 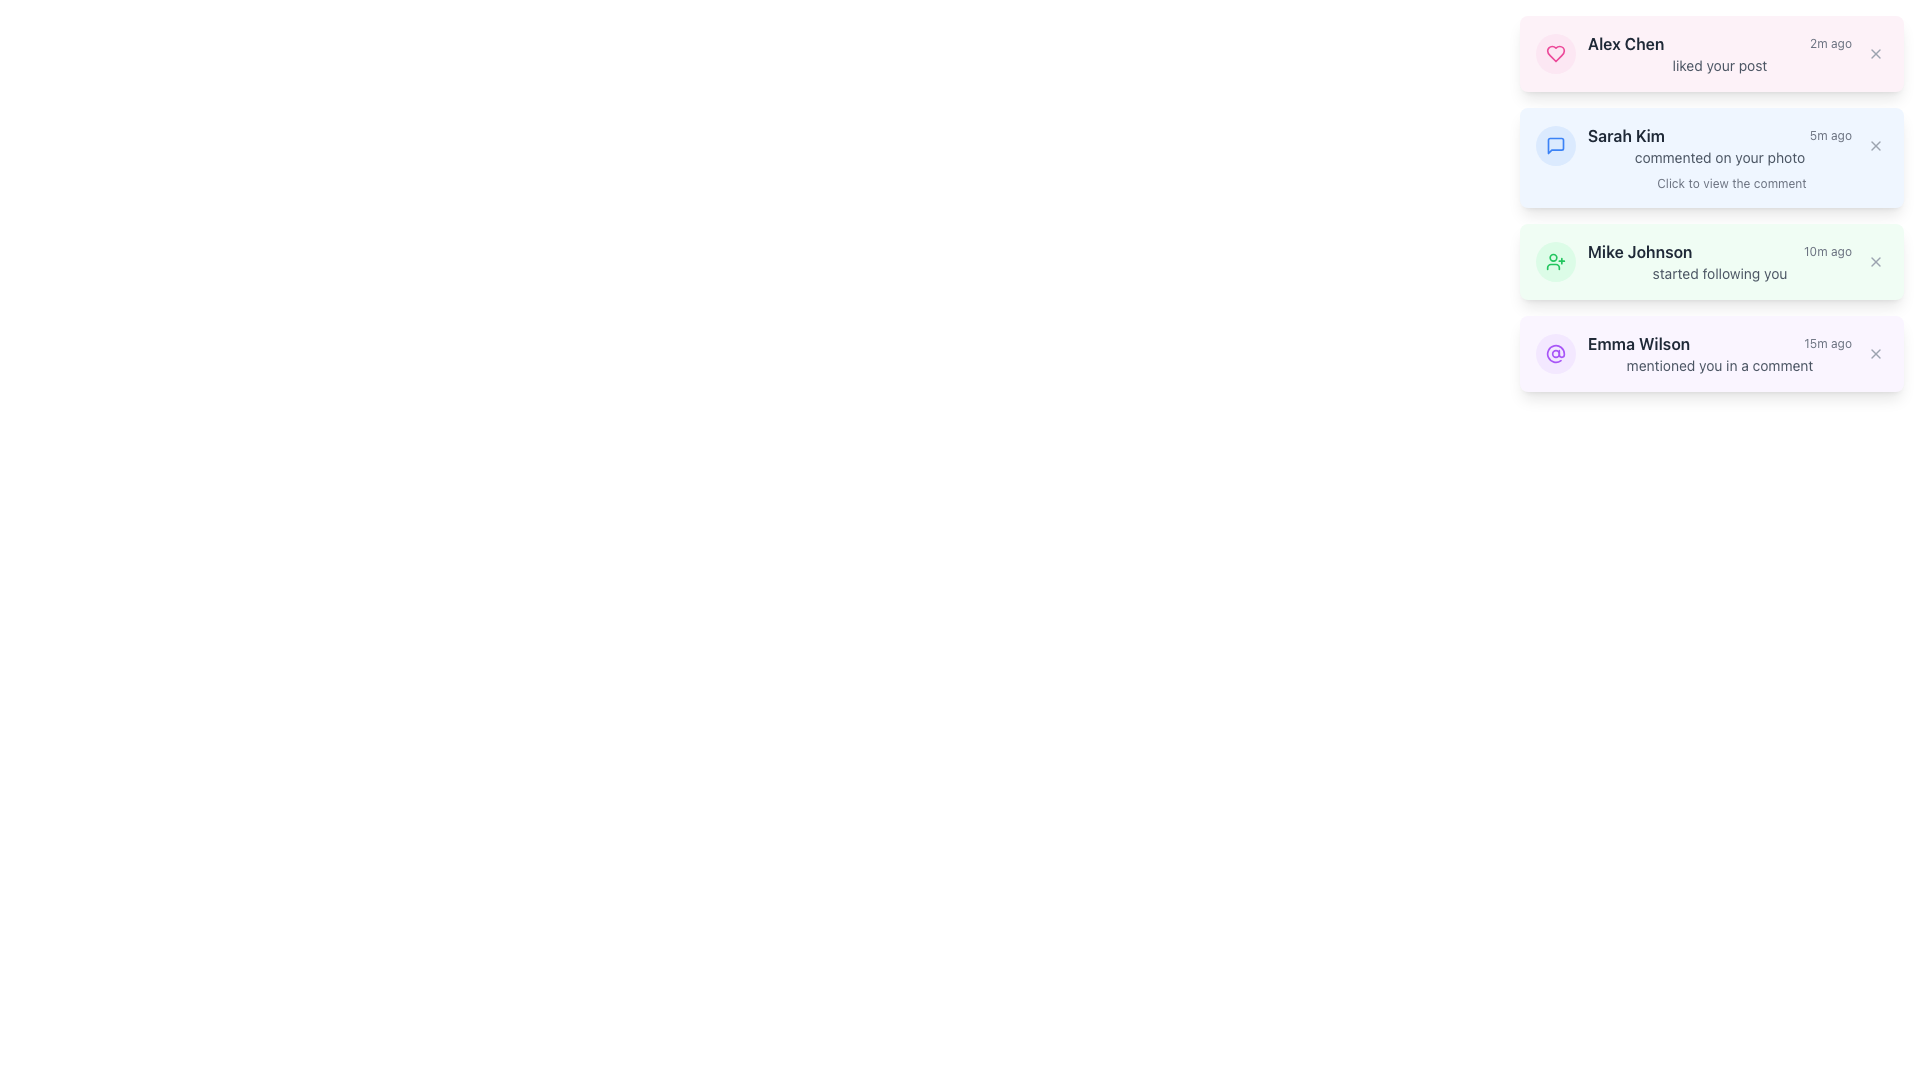 I want to click on the text label displaying 'Mike Johnson' in bold or semi-bold dark gray font, located in the top left of a green notification card, so click(x=1640, y=250).